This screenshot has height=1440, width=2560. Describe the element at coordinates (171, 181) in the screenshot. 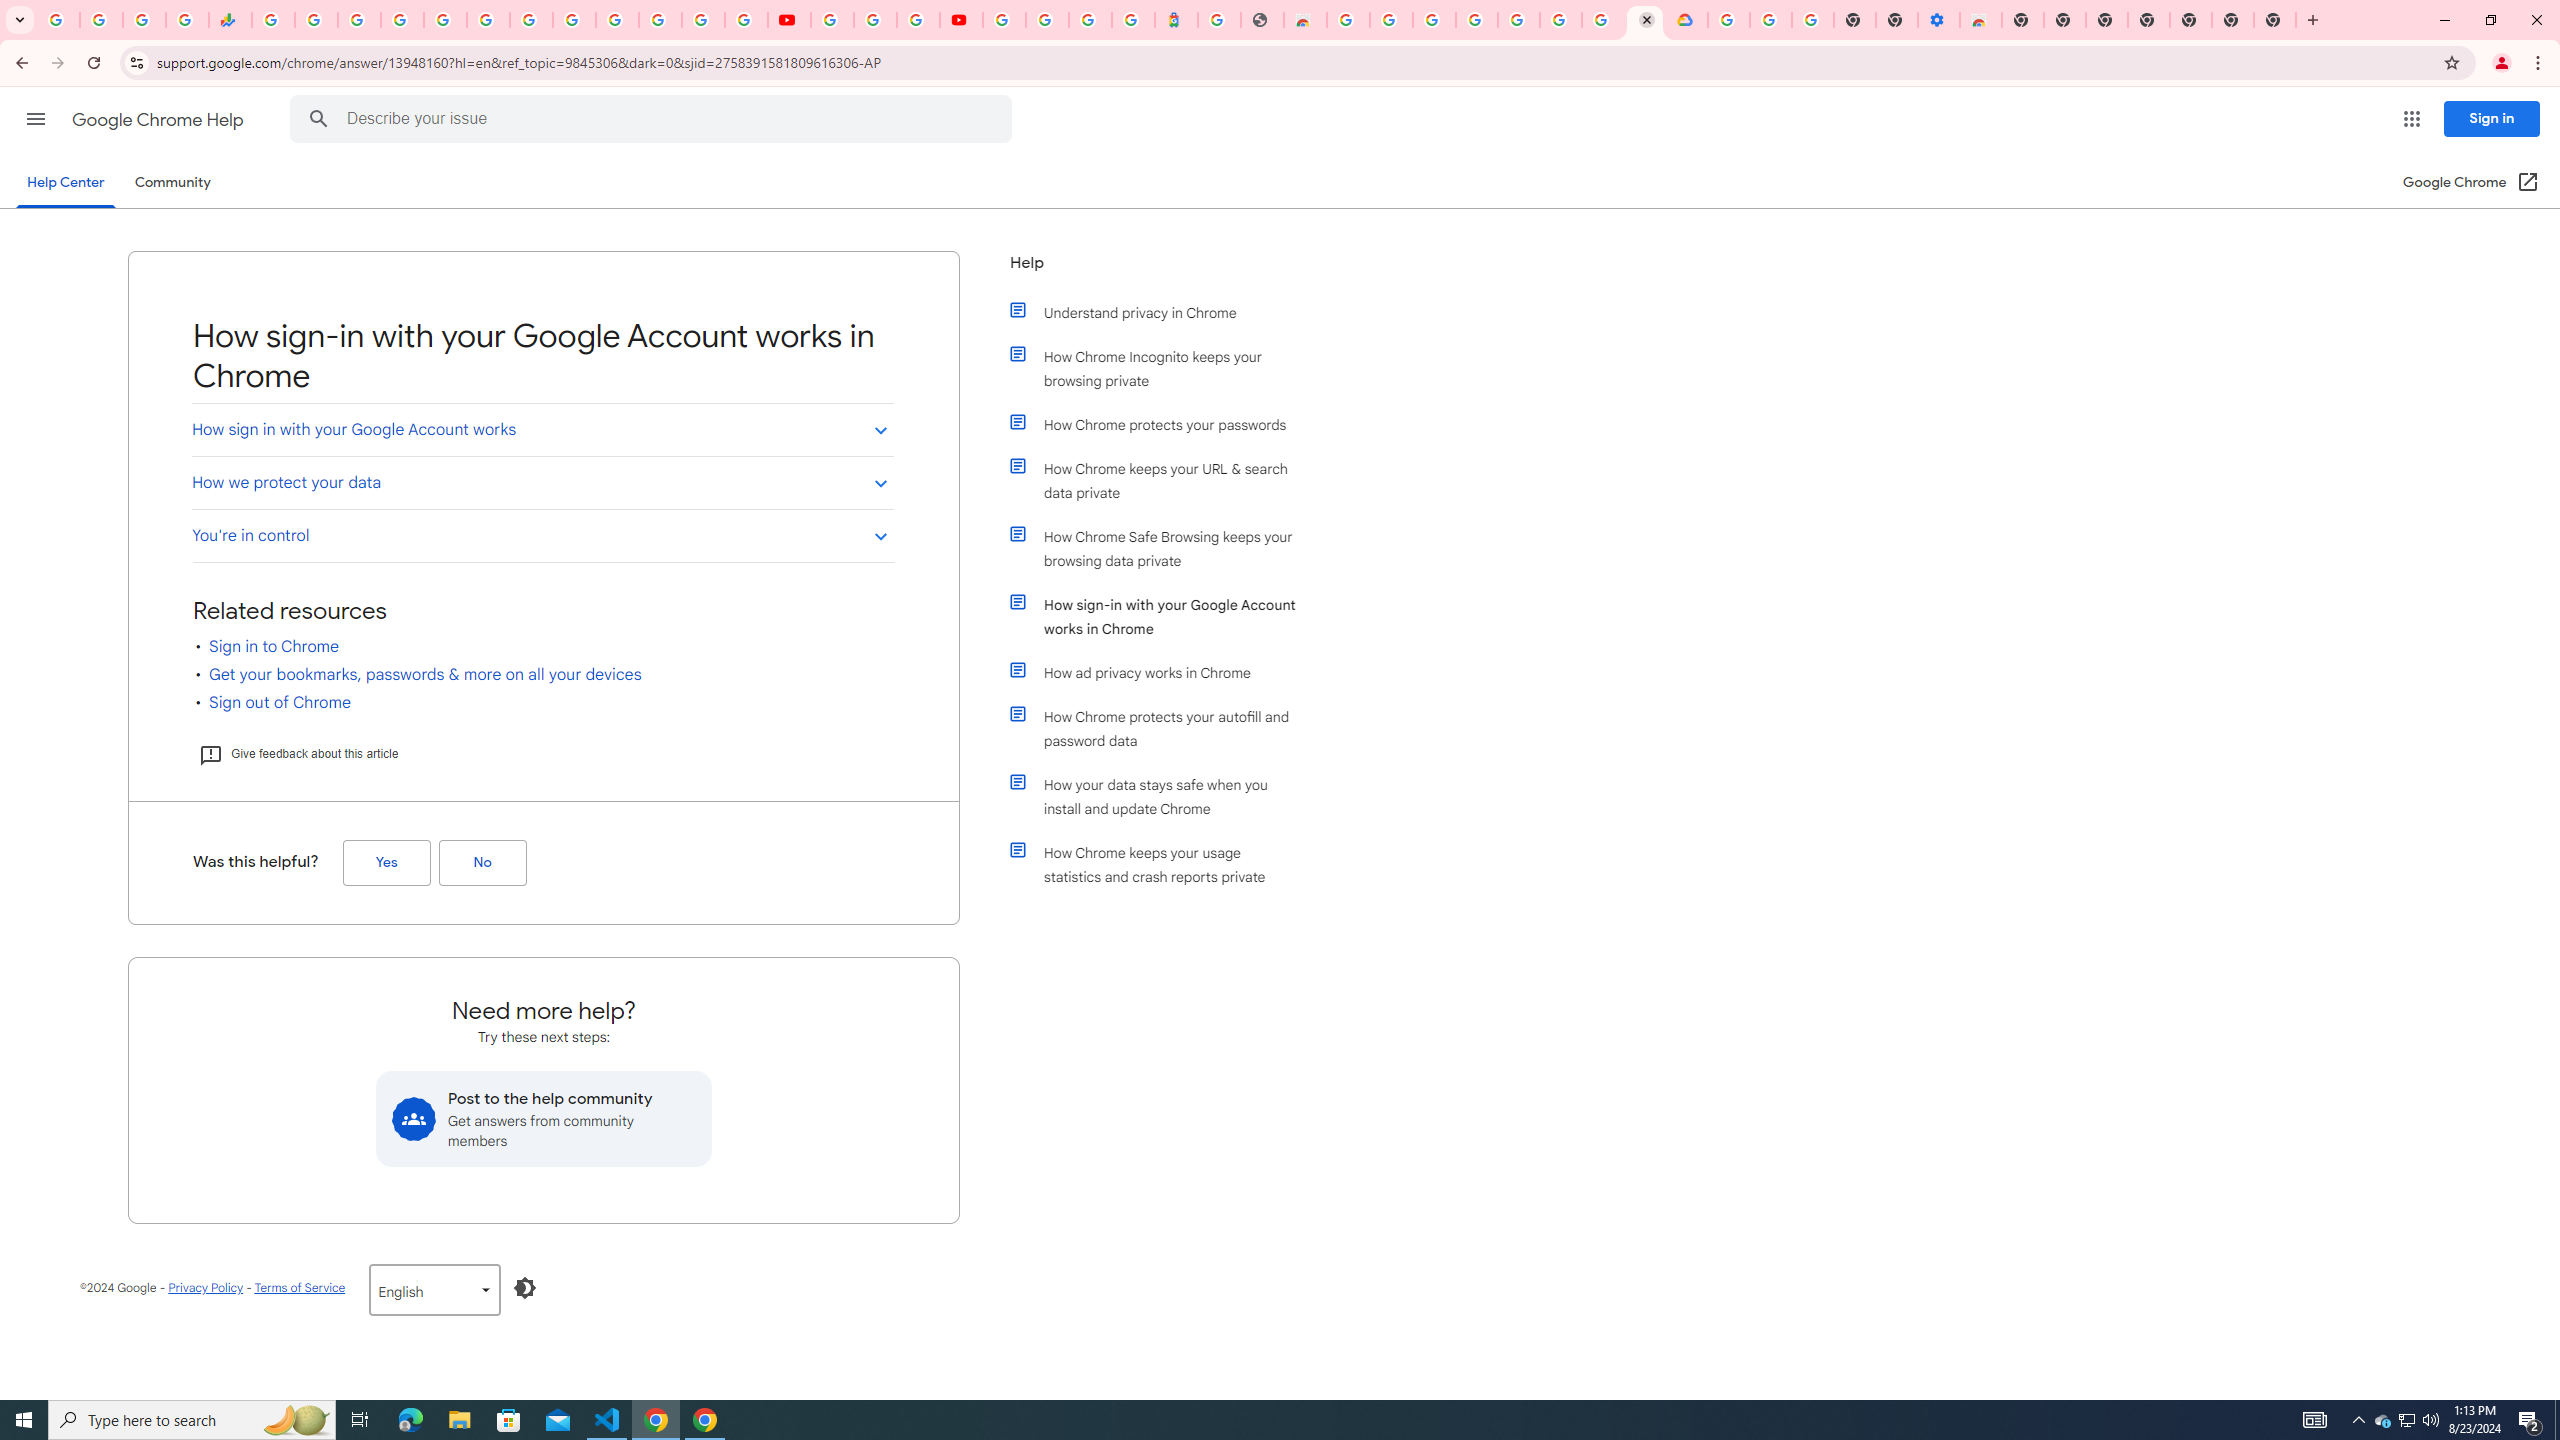

I see `'Community'` at that location.